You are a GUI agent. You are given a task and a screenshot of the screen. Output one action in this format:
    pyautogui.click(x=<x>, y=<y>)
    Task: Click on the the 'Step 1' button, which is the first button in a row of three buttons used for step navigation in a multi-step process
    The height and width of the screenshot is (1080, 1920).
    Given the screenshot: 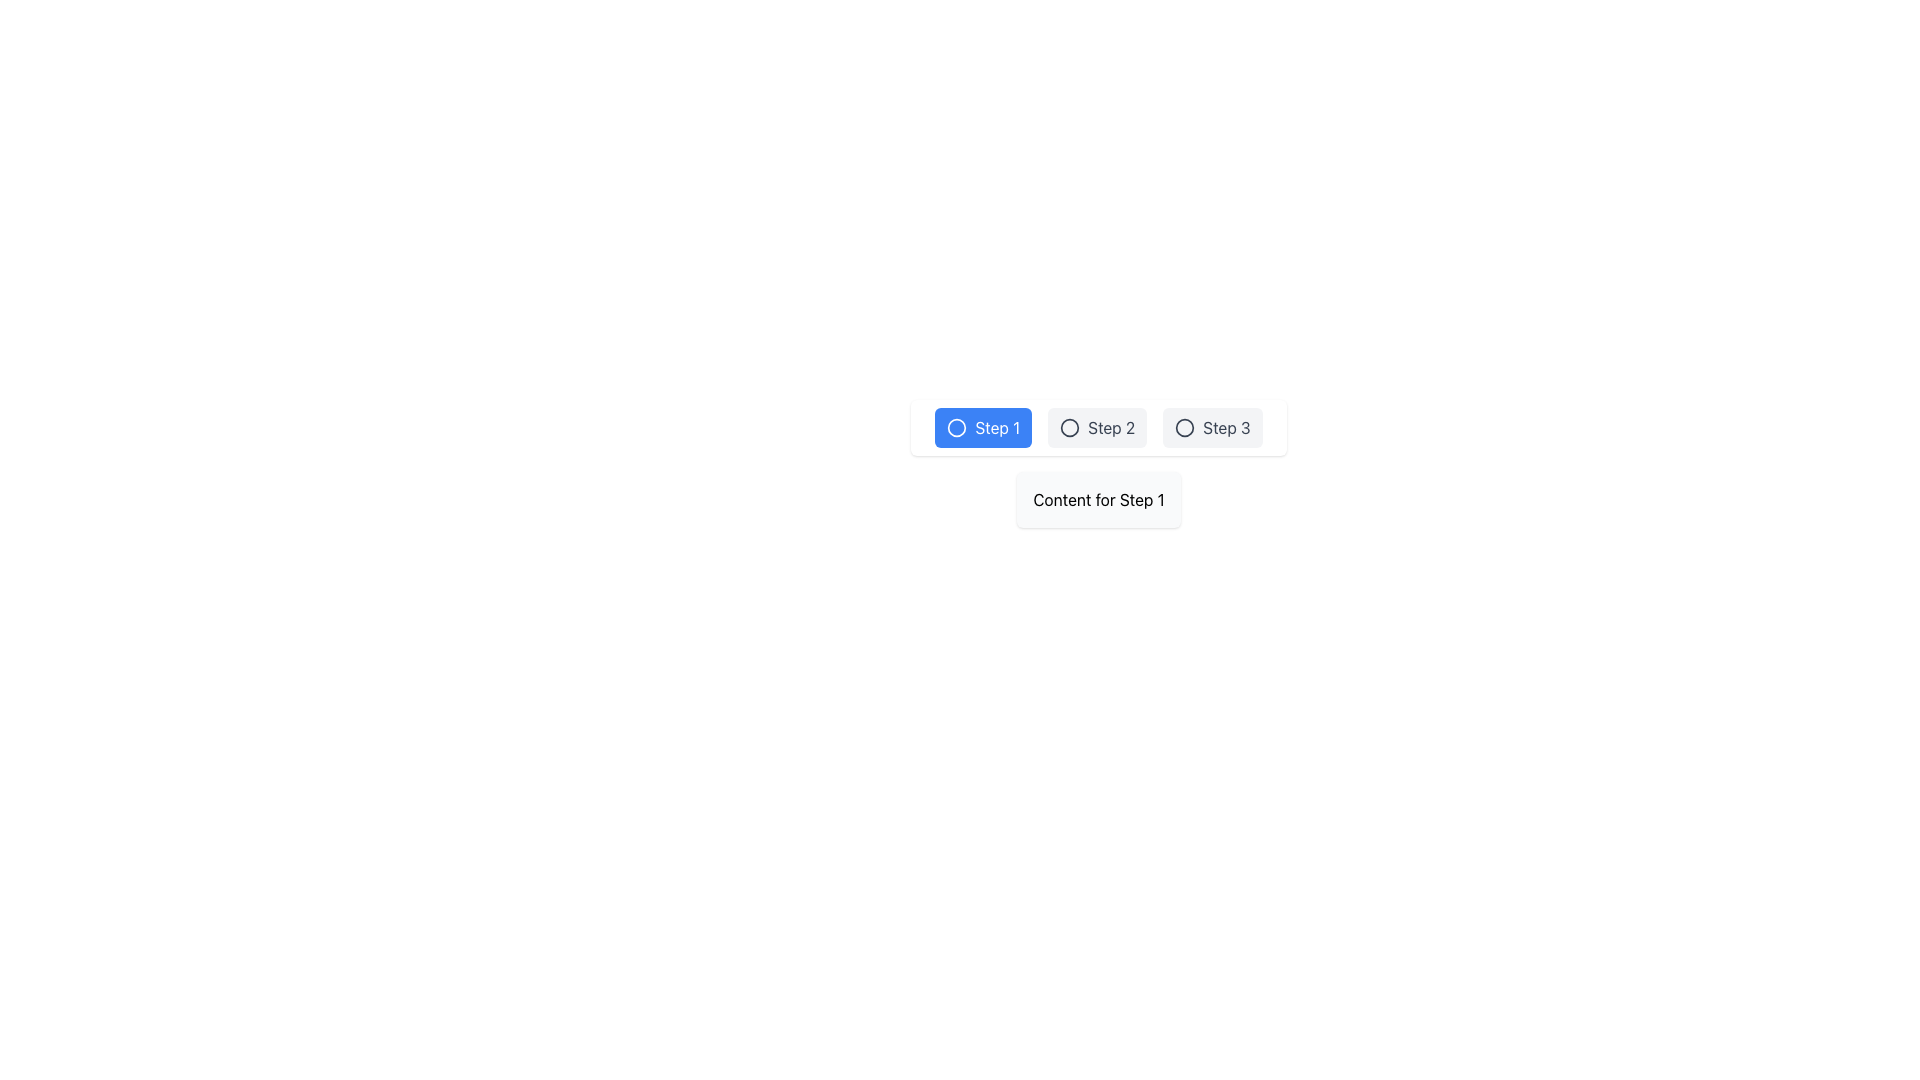 What is the action you would take?
    pyautogui.click(x=983, y=427)
    